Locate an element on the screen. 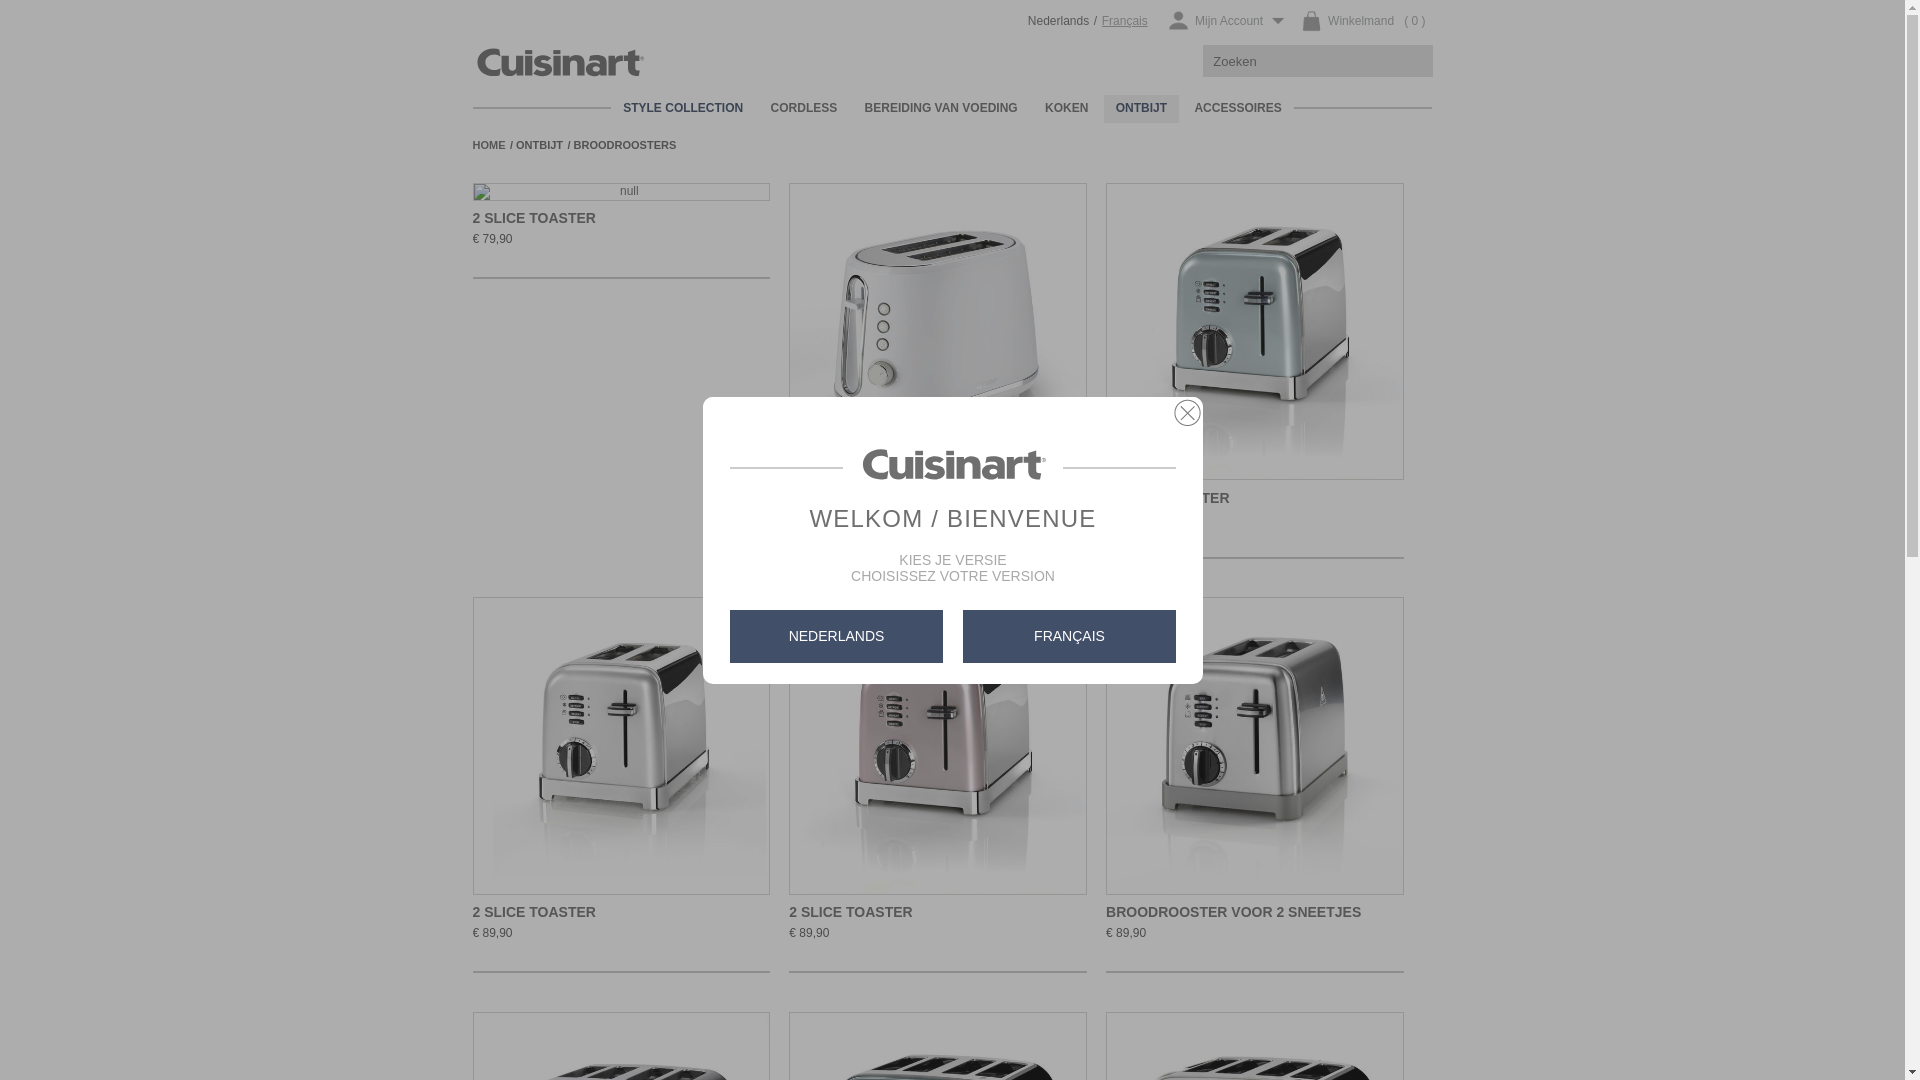 The height and width of the screenshot is (1080, 1920). 'Ga naar het product: 2 Slice Toaster' is located at coordinates (936, 330).